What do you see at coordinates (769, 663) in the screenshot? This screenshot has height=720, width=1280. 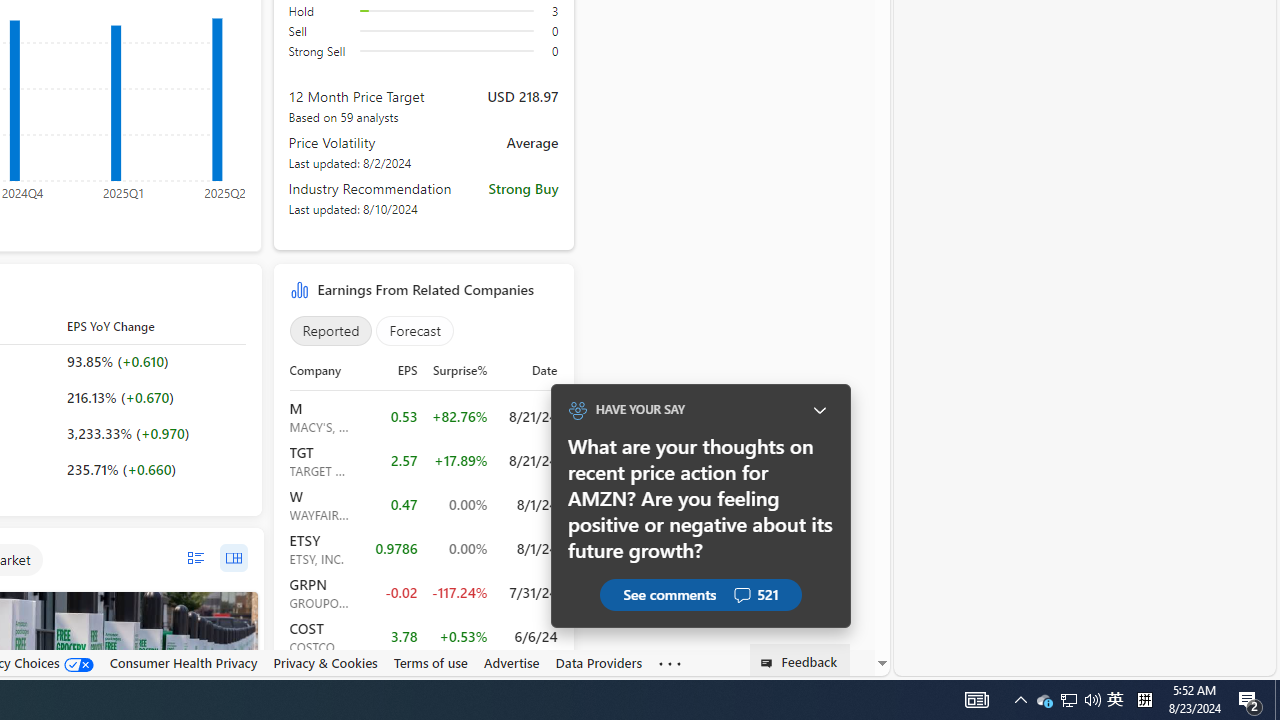 I see `'Class: feedback_link_icon-DS-EntryPoint1-1'` at bounding box center [769, 663].